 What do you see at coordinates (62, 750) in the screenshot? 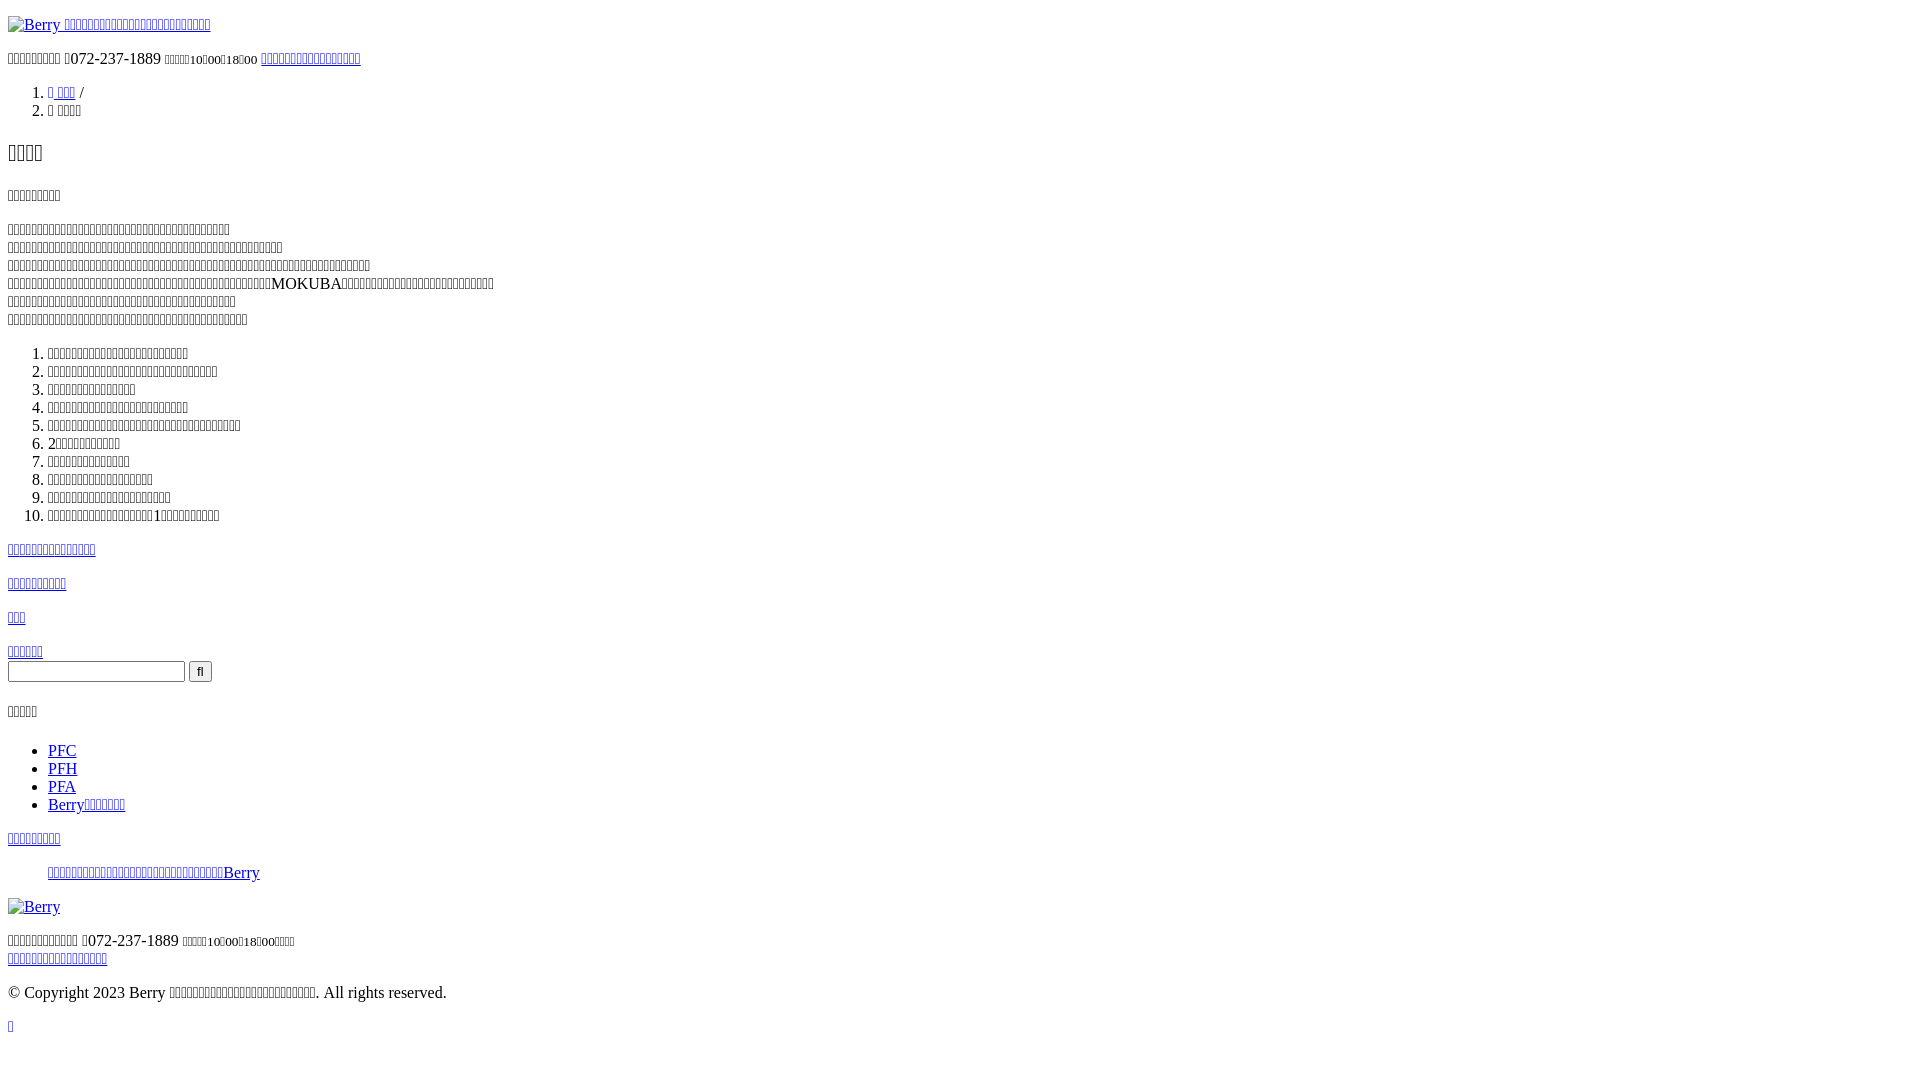
I see `'PFC'` at bounding box center [62, 750].